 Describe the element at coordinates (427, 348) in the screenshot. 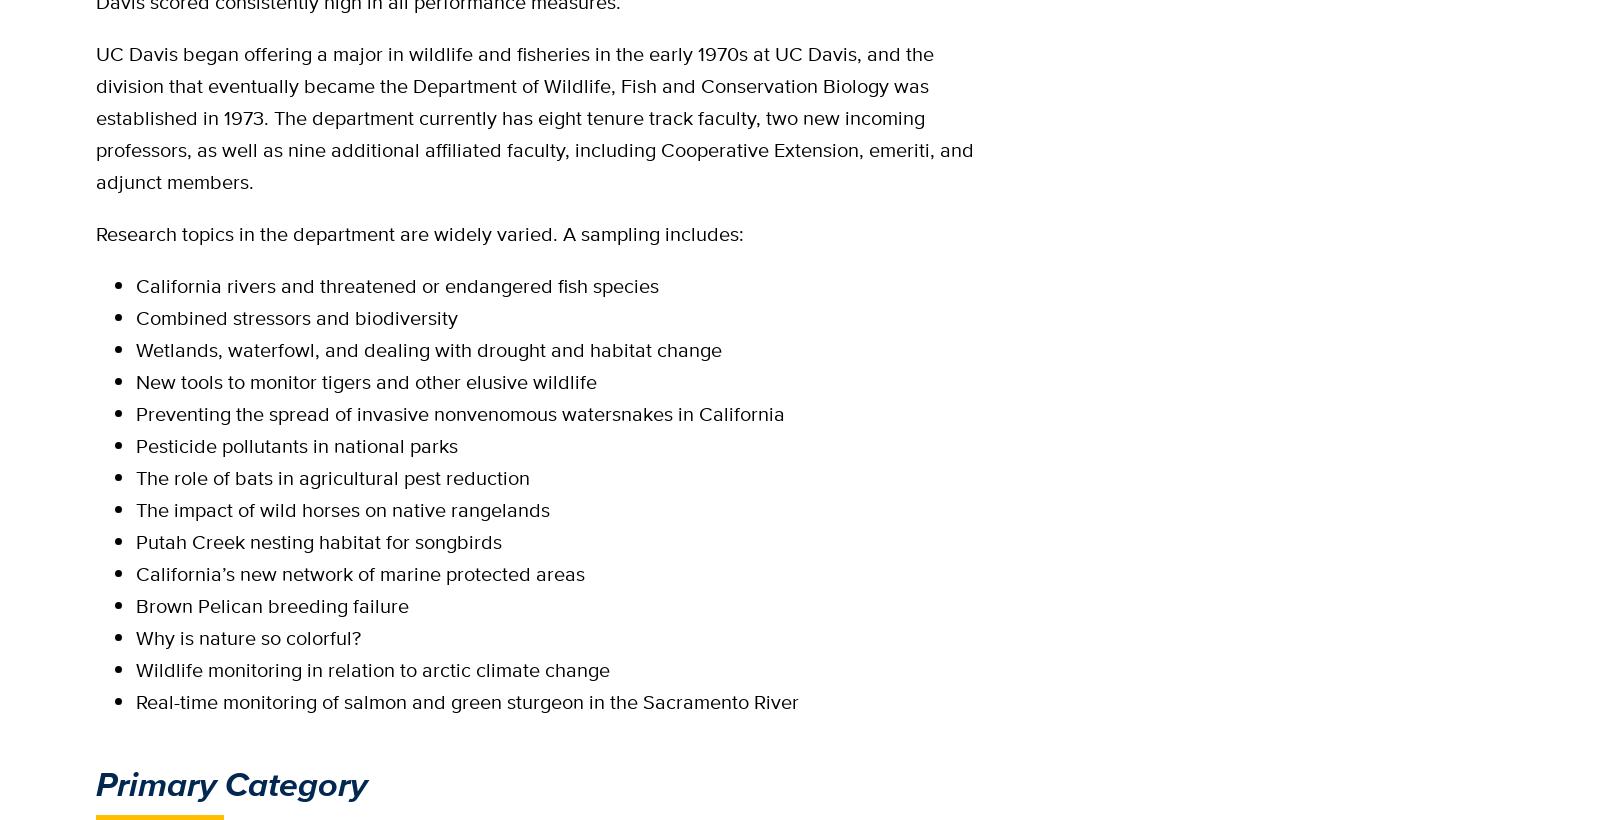

I see `'Wetlands, waterfowl, and dealing with drought and habitat change'` at that location.